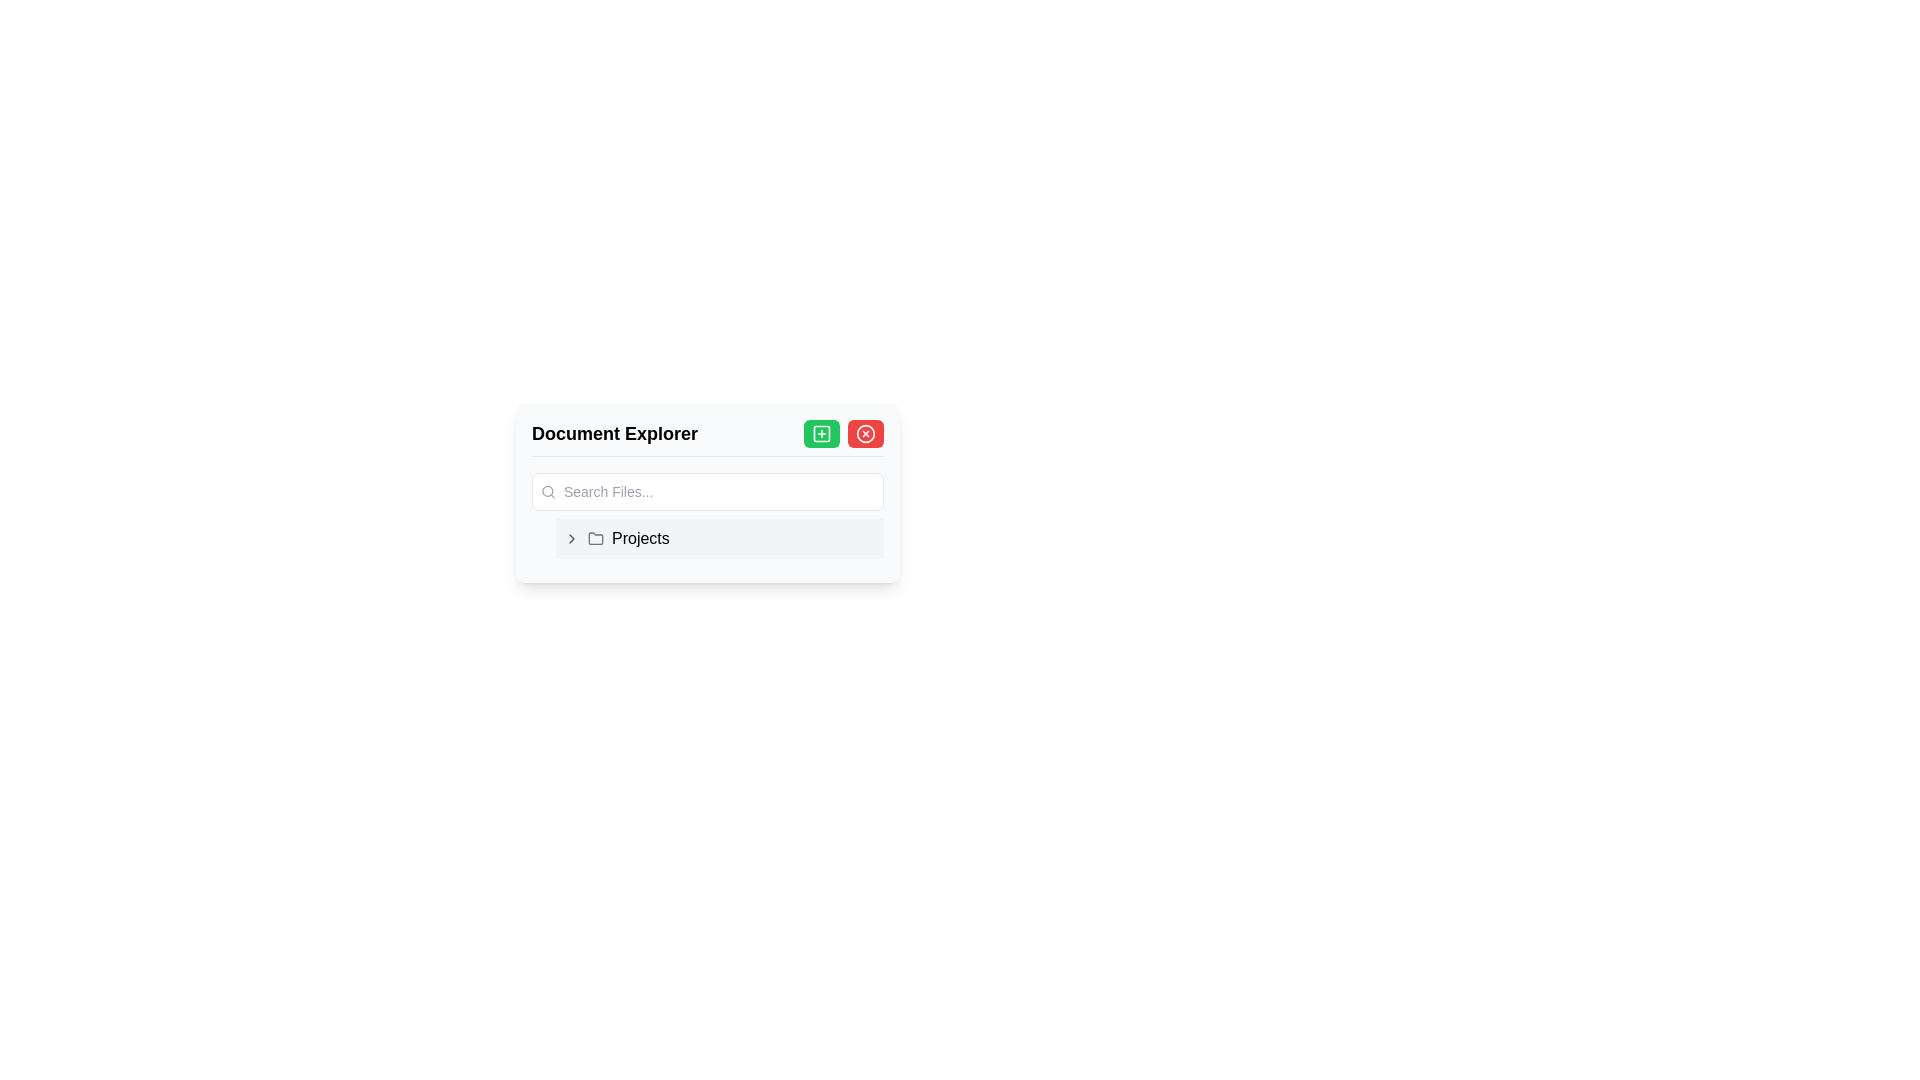 This screenshot has height=1080, width=1920. I want to click on the green square-shaped button with a white plus icon, so click(821, 433).